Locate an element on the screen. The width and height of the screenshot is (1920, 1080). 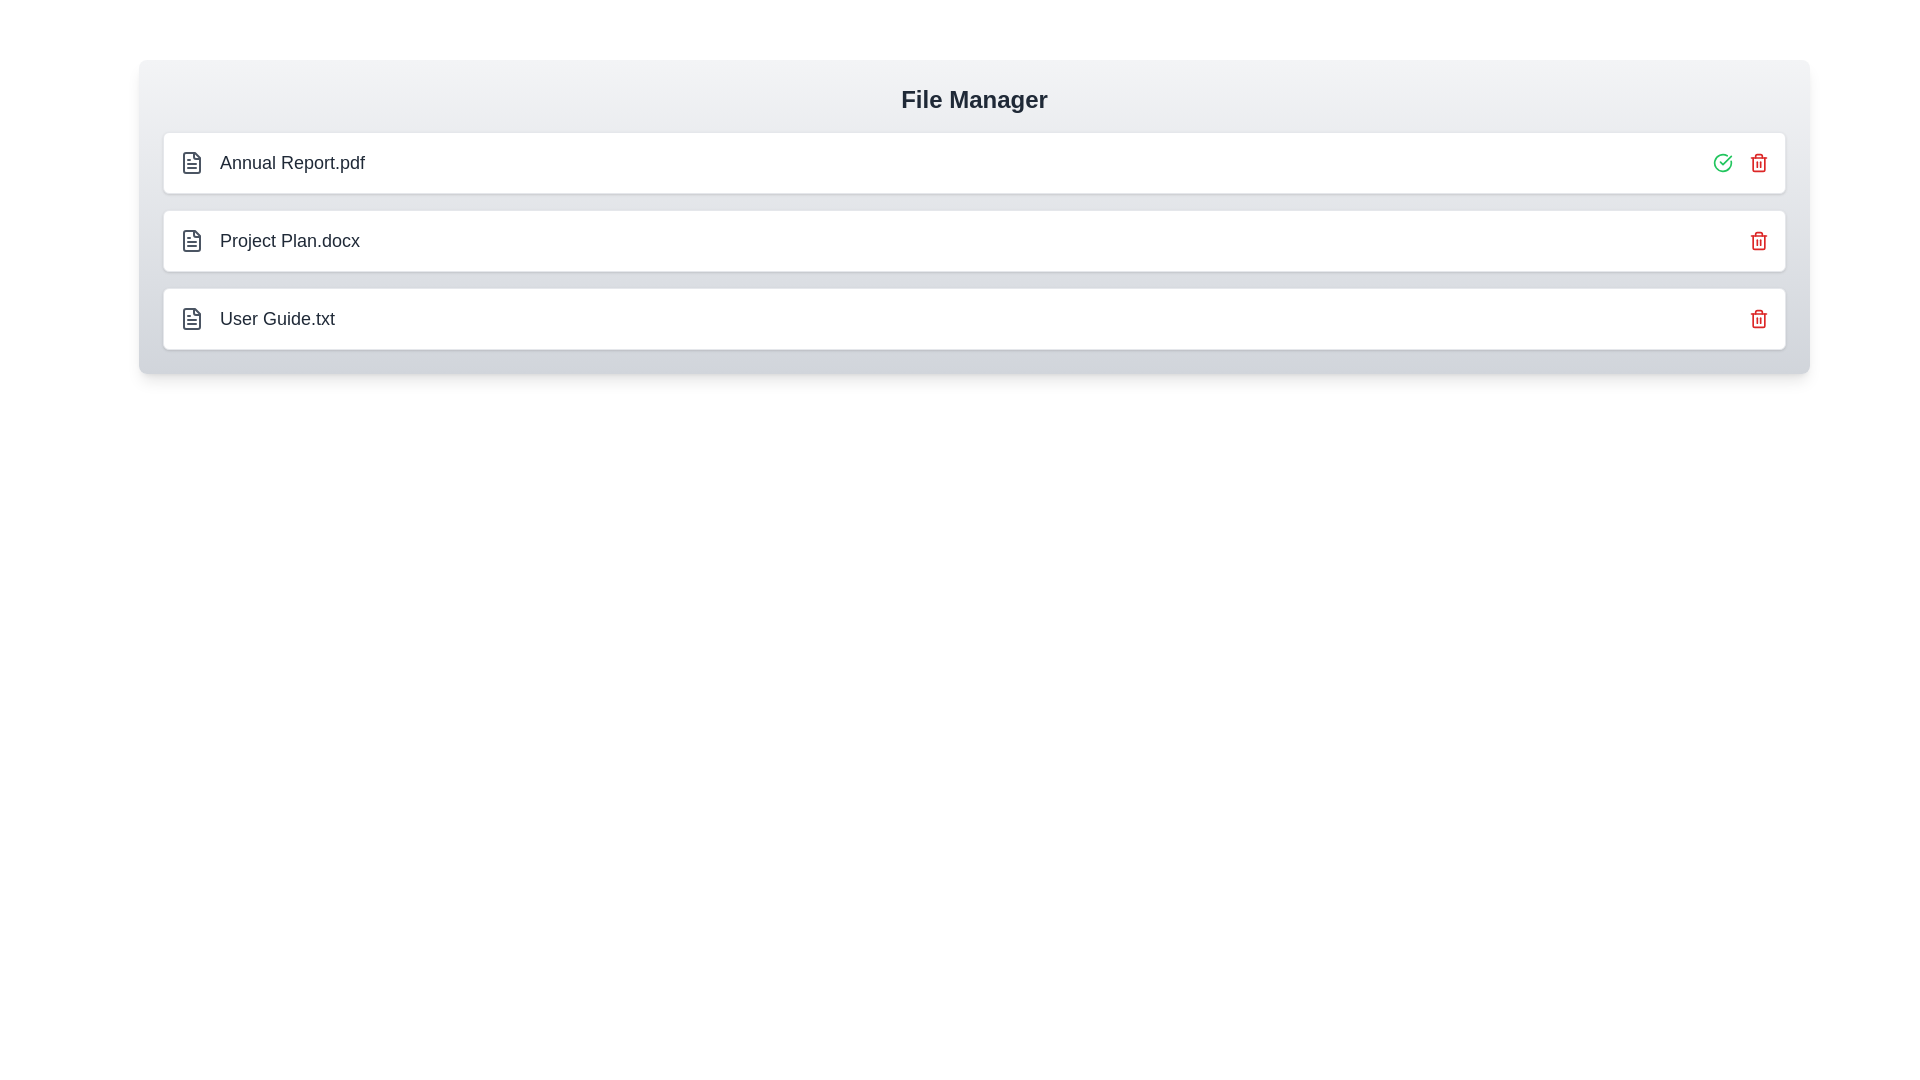
the text label for the first file is located at coordinates (291, 161).